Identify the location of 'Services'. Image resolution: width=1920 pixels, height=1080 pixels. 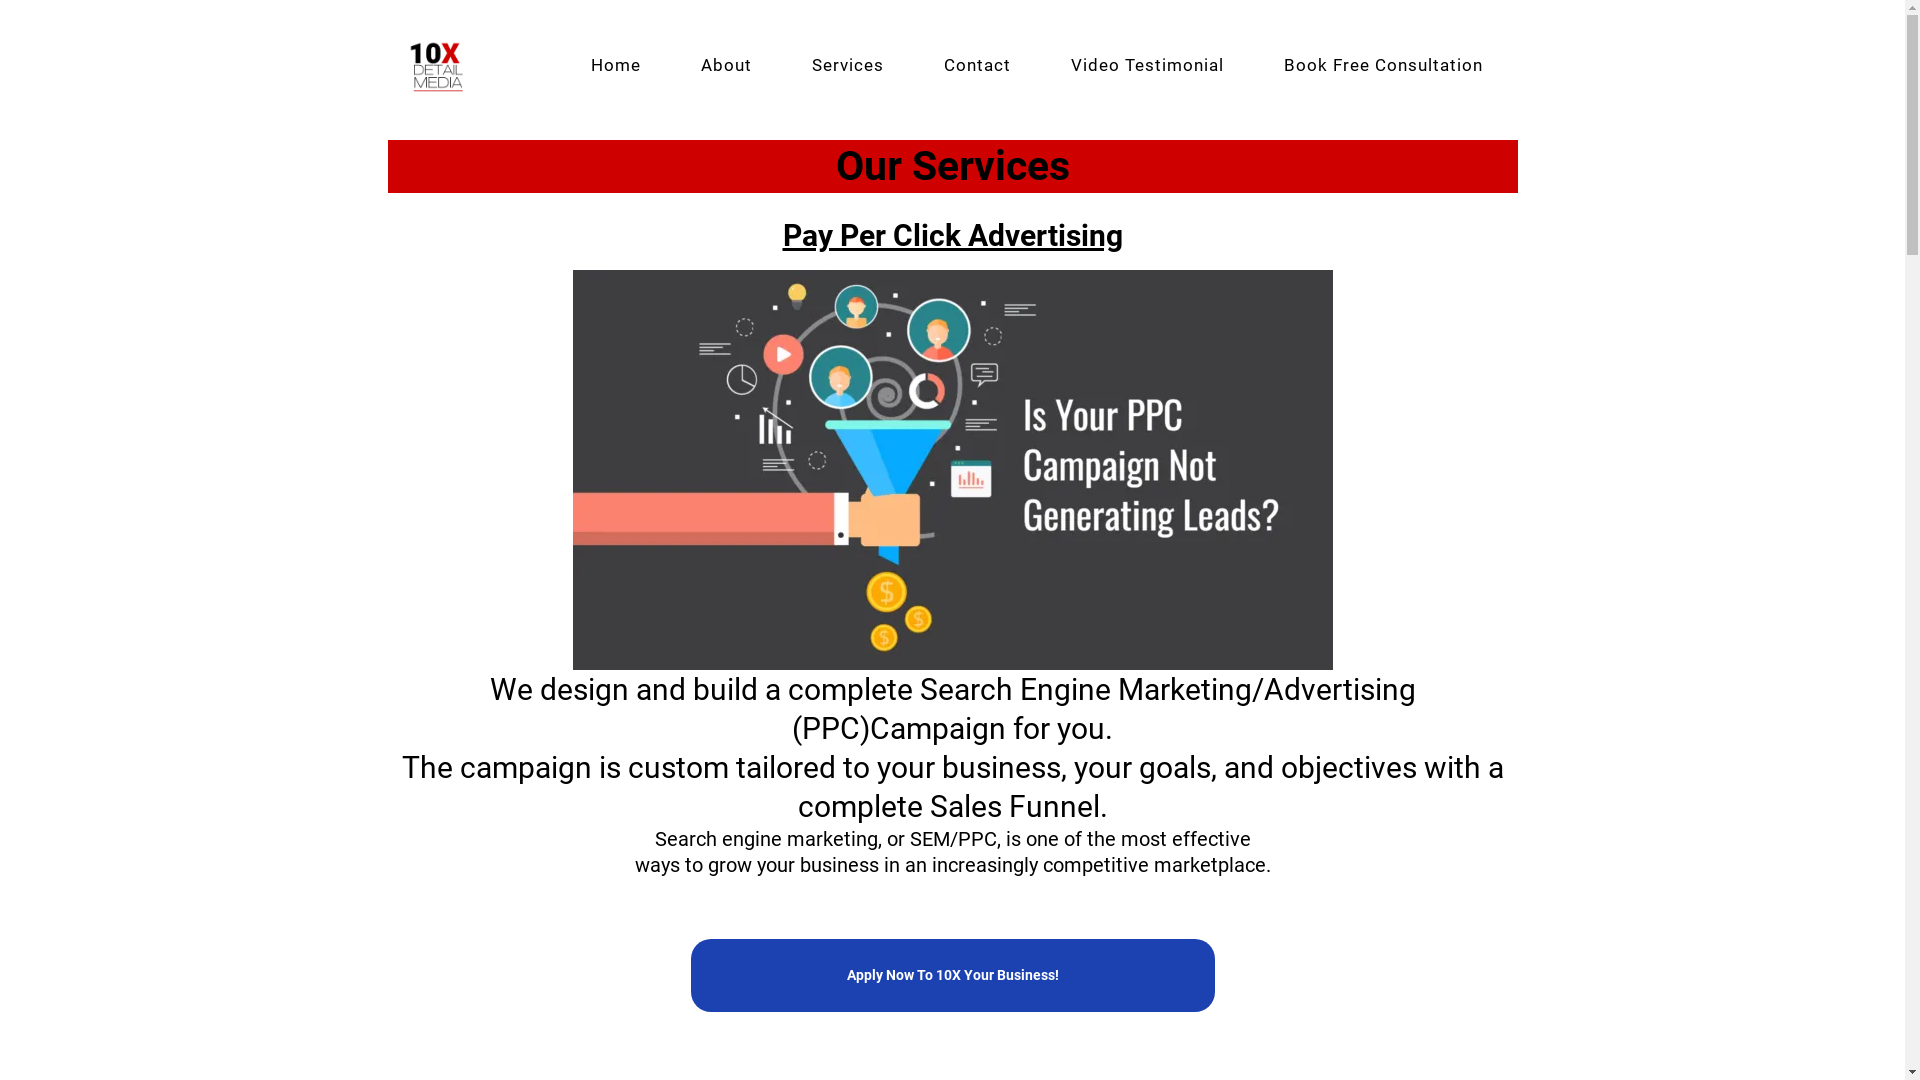
(848, 64).